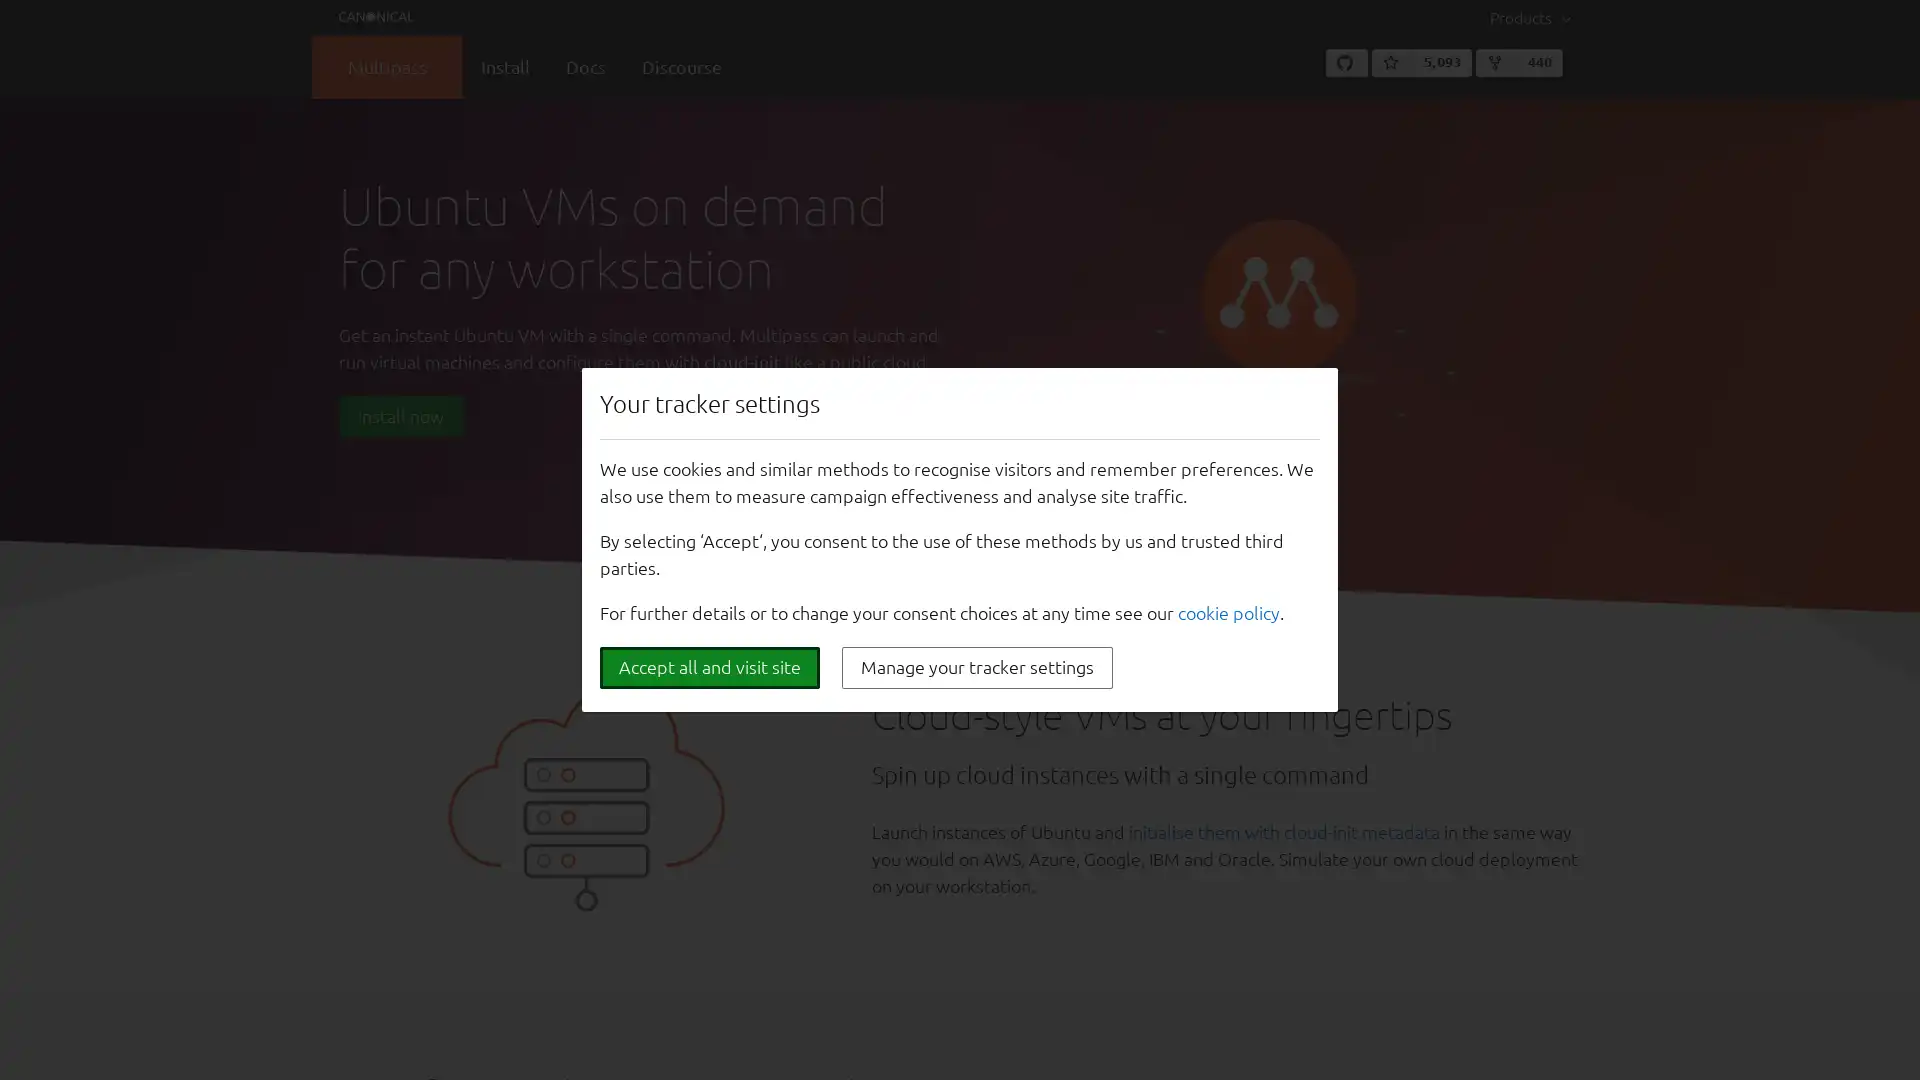  Describe the element at coordinates (977, 667) in the screenshot. I see `Manage your tracker settings` at that location.